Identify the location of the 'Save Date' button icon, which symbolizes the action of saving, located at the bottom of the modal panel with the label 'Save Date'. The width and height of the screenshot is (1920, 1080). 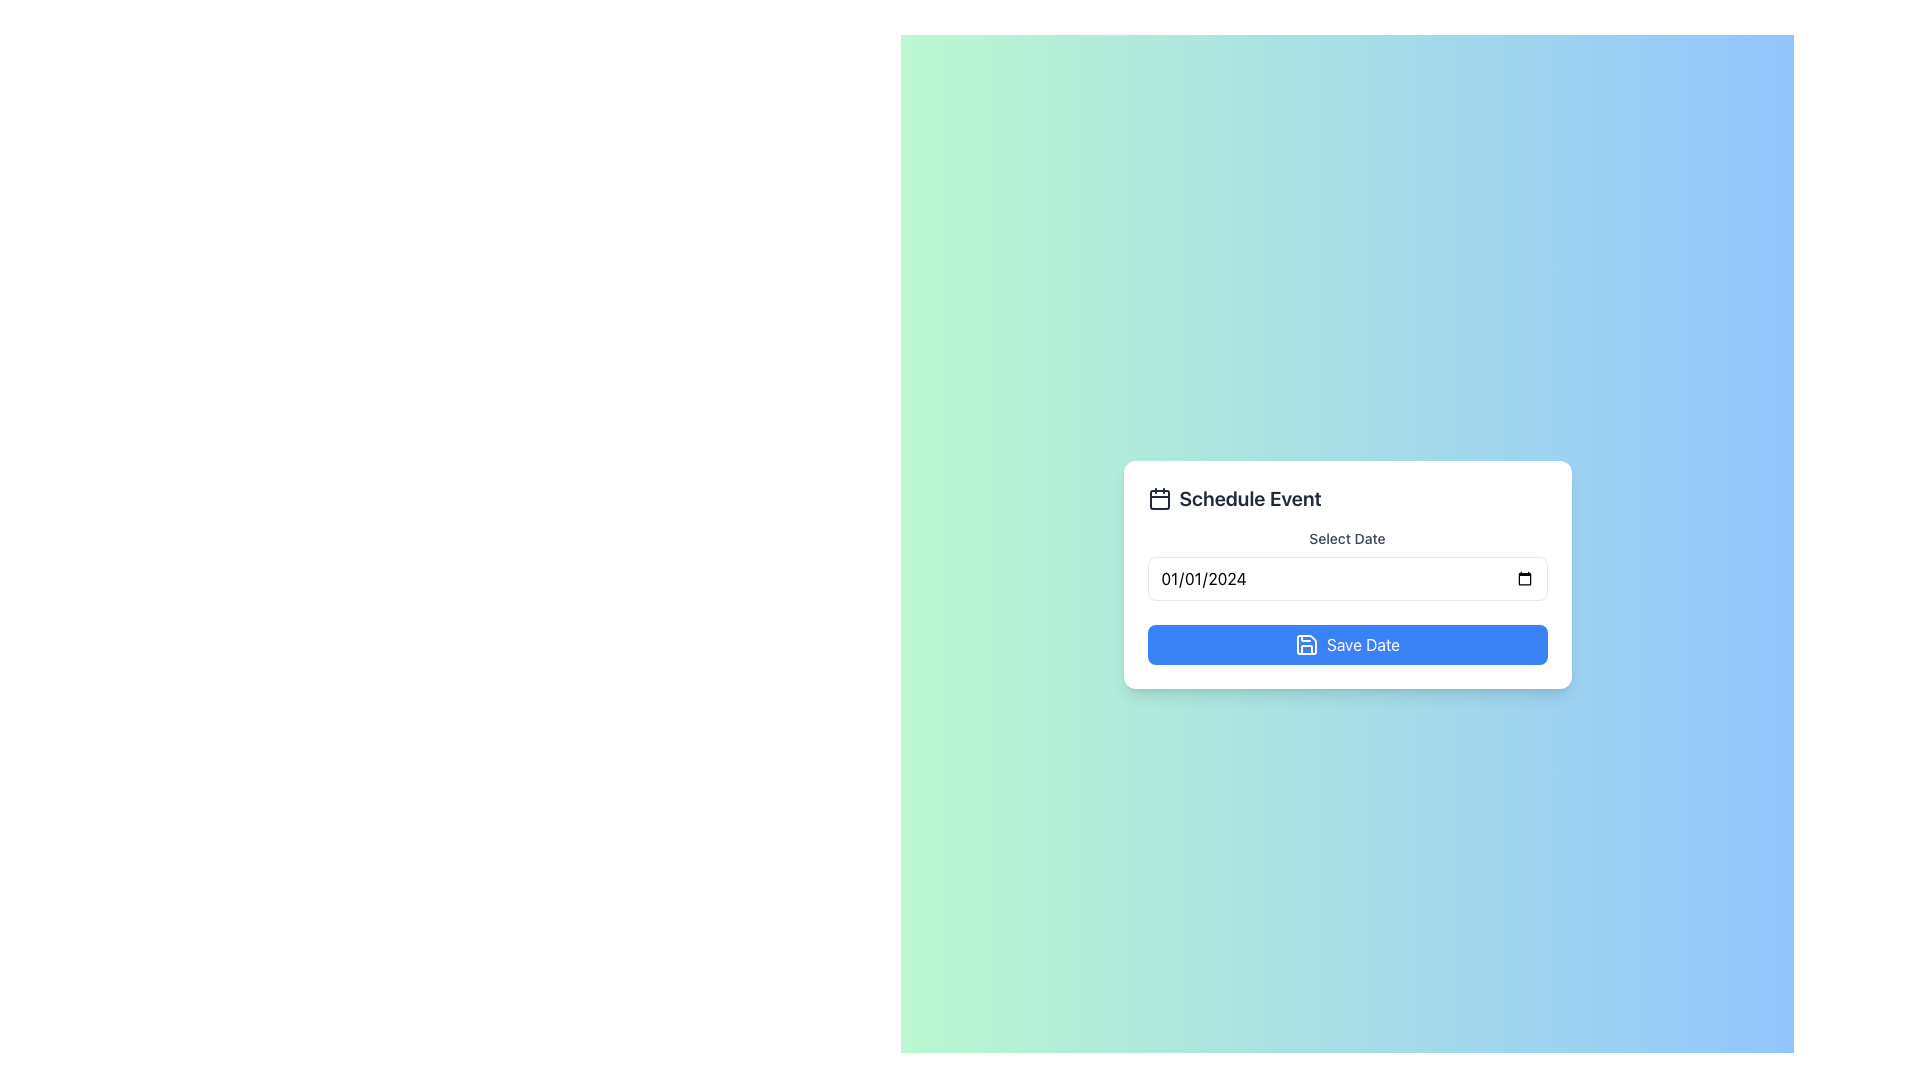
(1306, 644).